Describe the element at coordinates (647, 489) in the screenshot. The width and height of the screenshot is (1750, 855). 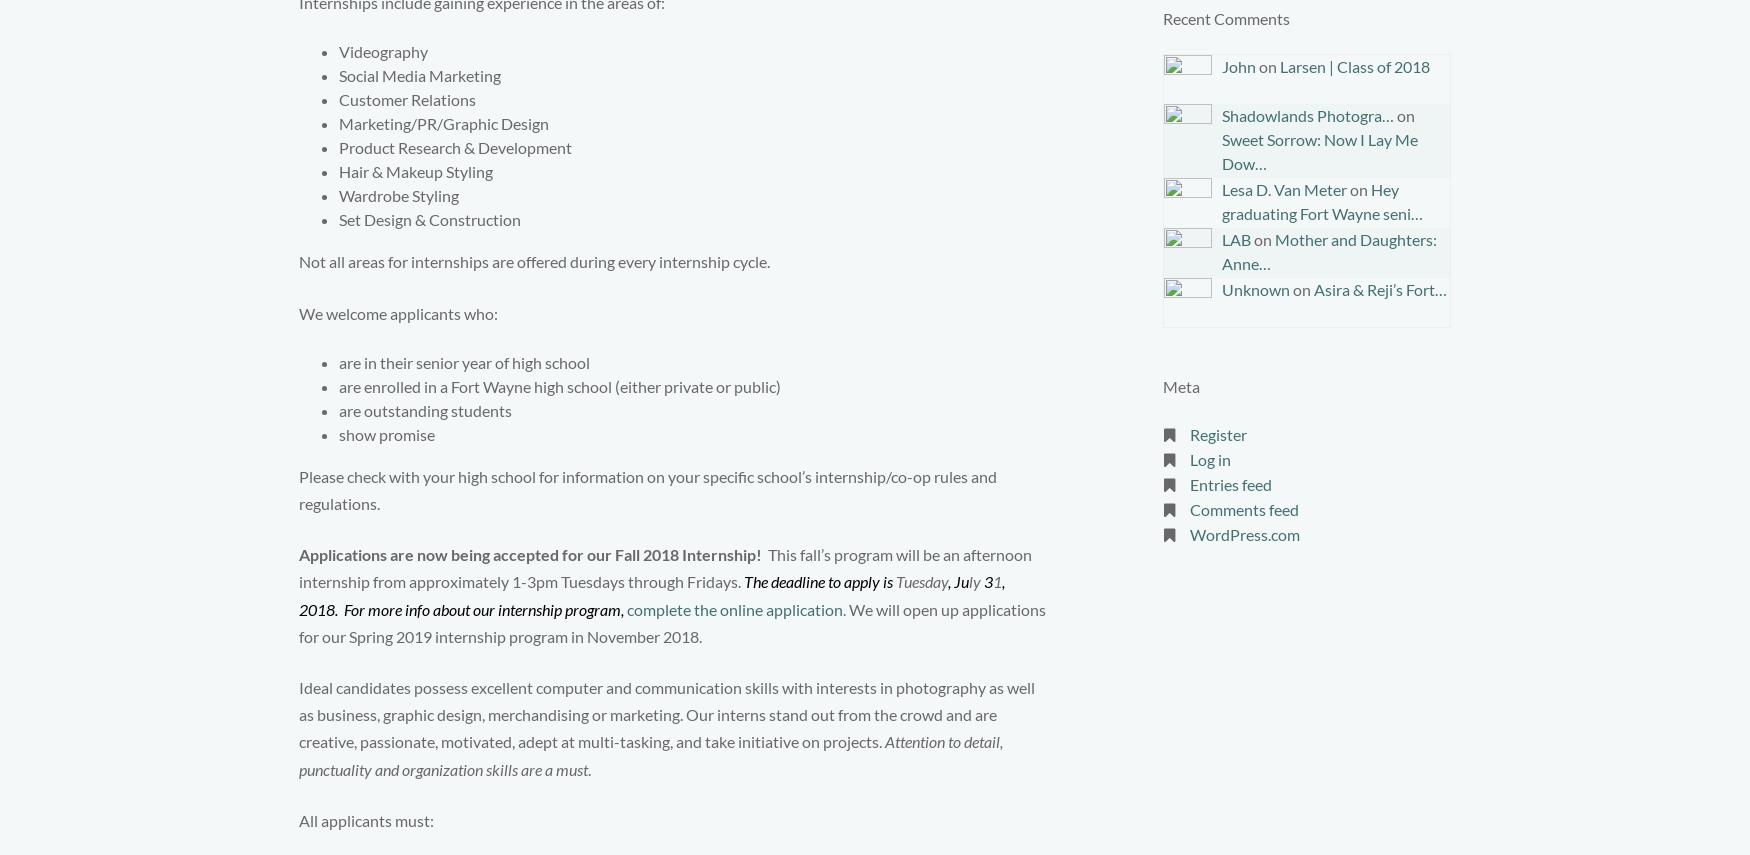
I see `'Please check with your high school for information on your specific school’s internship/co-op rules and regulations.'` at that location.